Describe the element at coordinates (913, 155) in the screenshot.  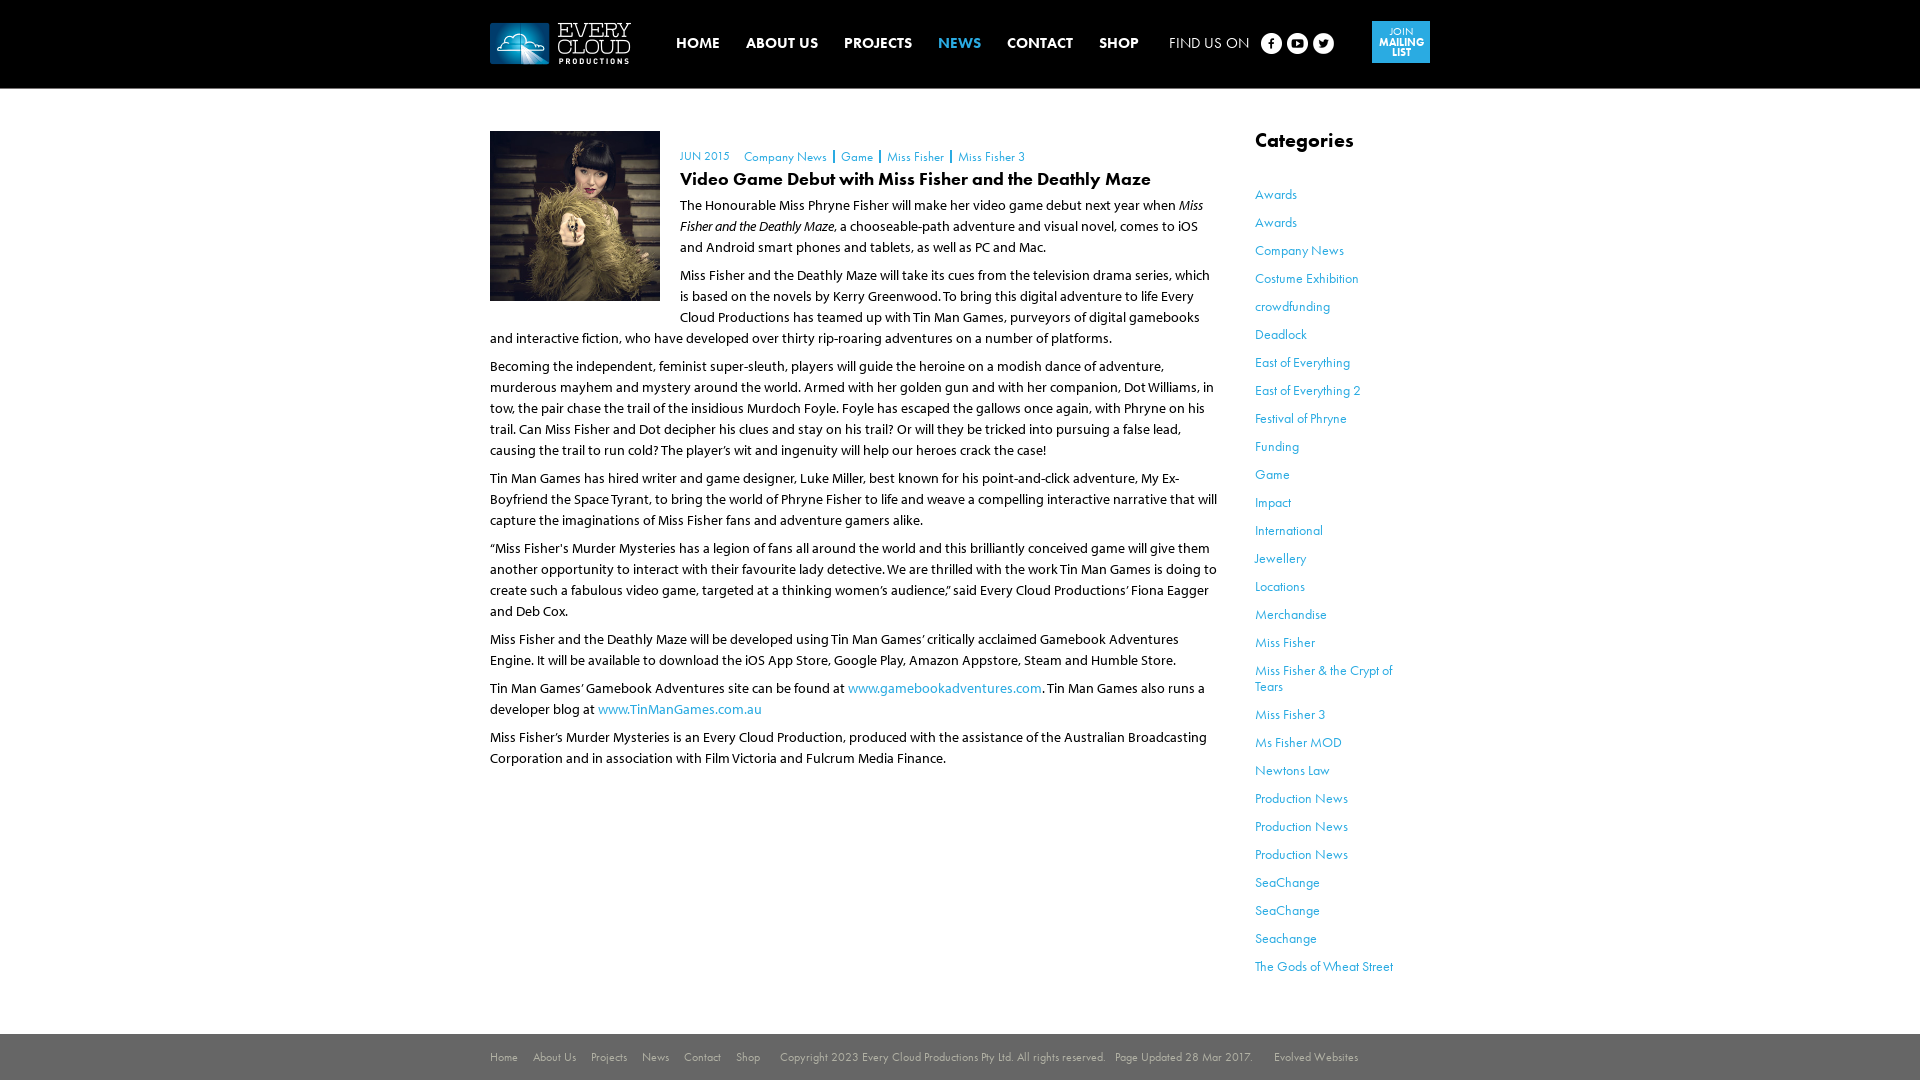
I see `'Miss Fisher'` at that location.